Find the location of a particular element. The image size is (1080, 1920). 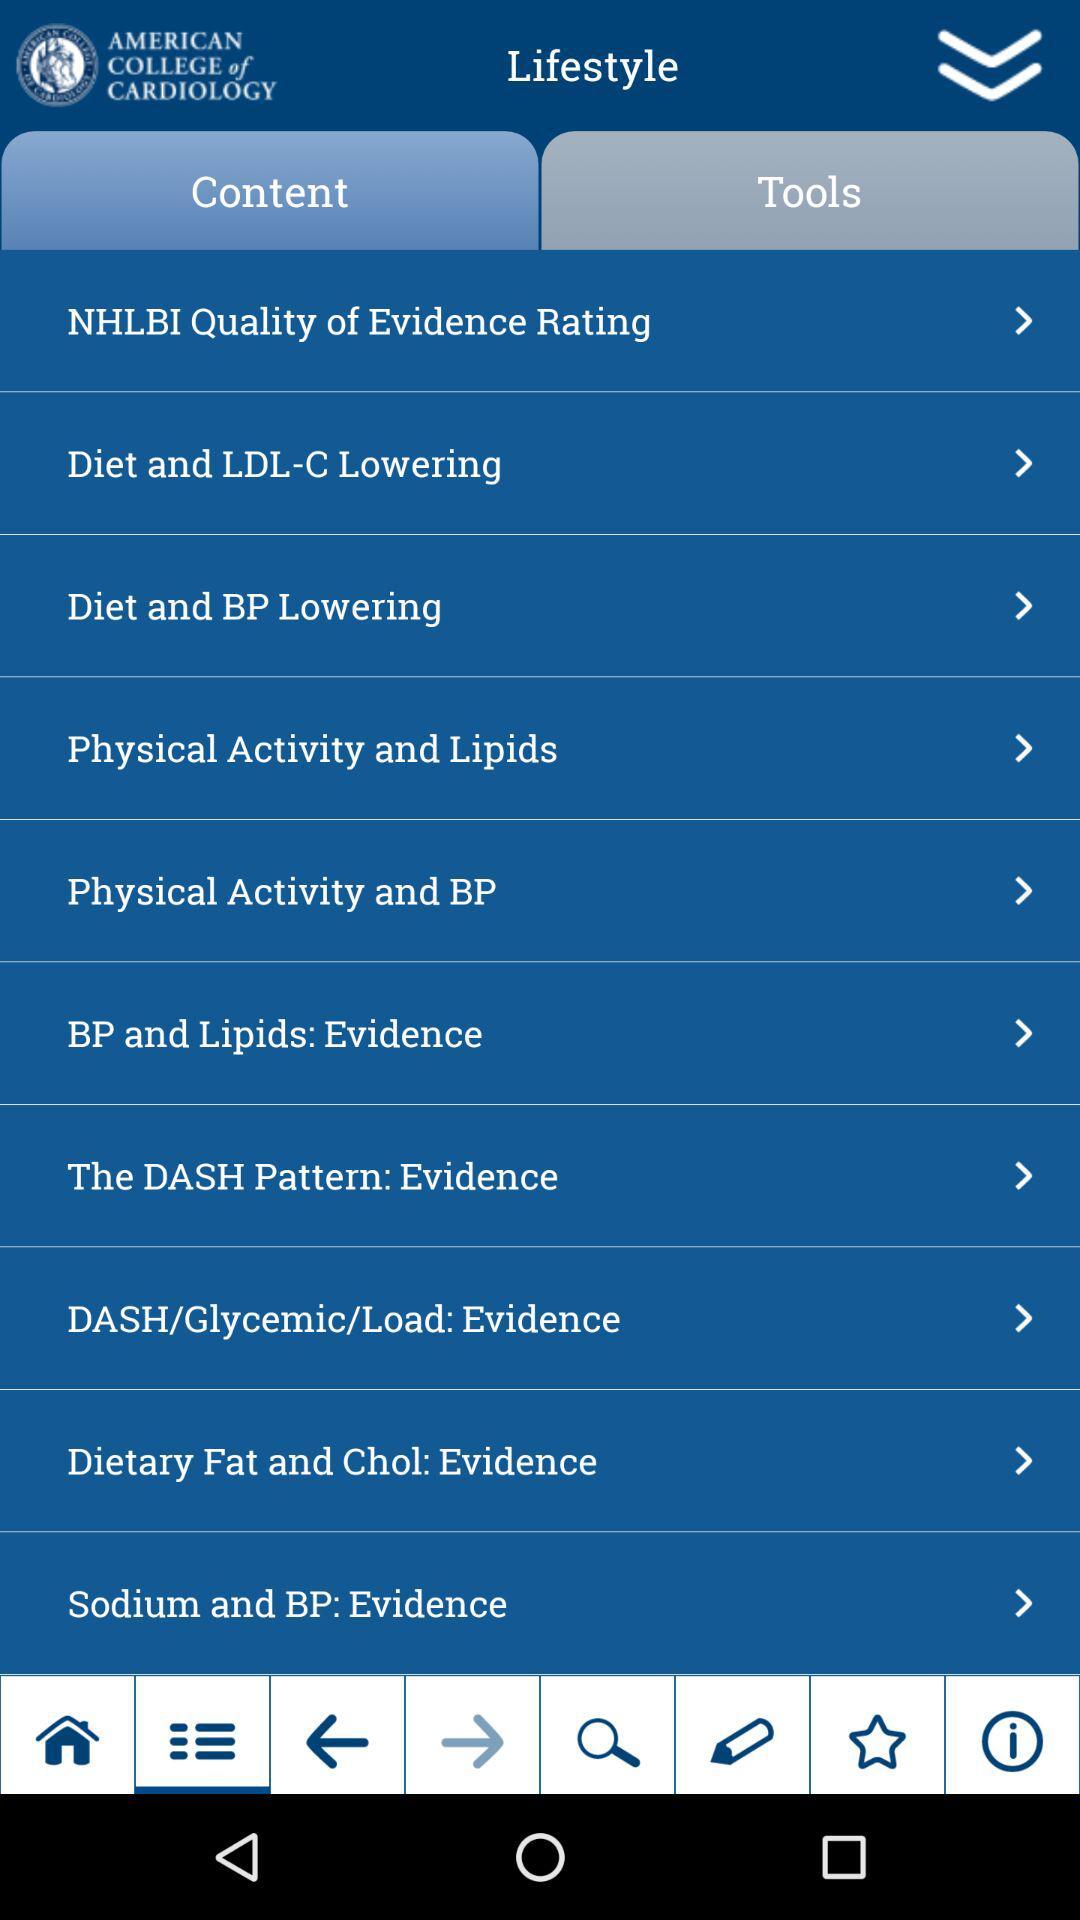

acoc website is located at coordinates (144, 65).